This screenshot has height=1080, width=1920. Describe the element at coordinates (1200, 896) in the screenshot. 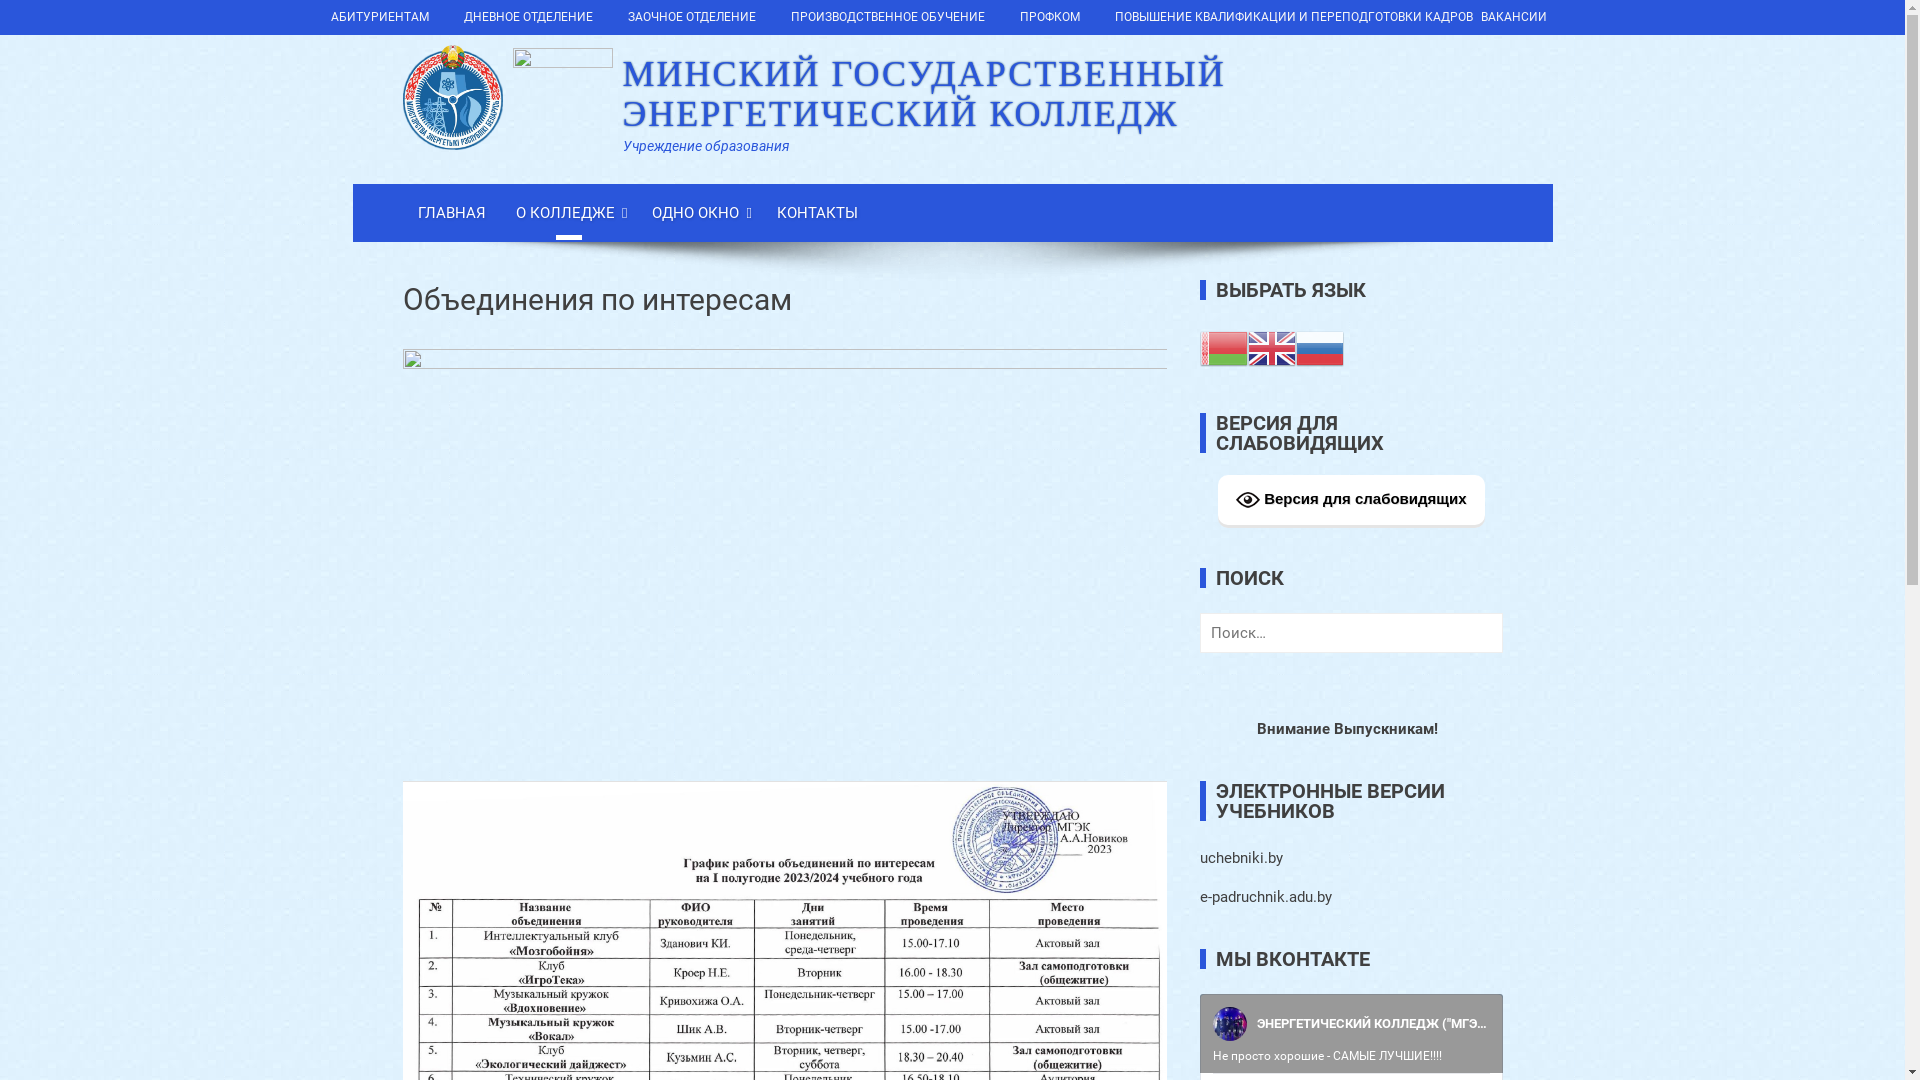

I see `'e-padruchnik.adu.by'` at that location.